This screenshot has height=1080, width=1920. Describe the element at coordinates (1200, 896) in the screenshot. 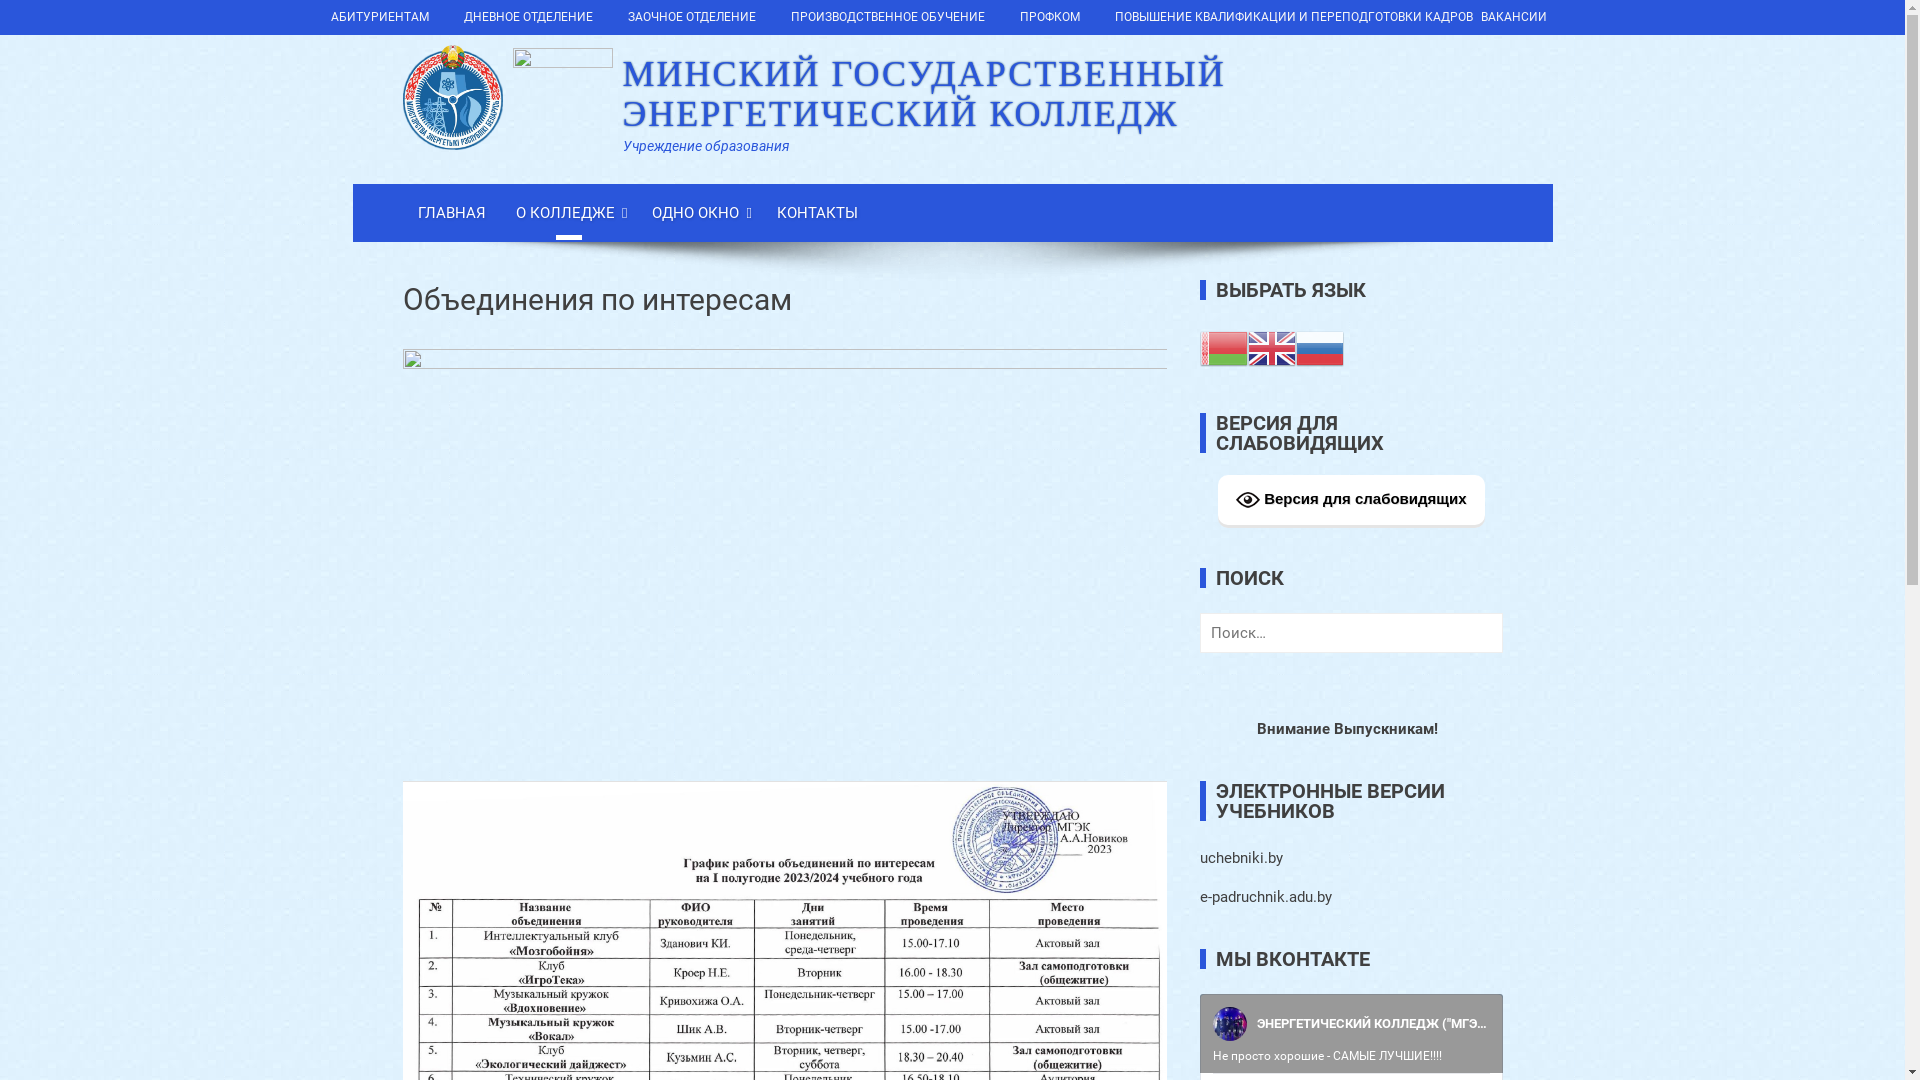

I see `'e-padruchnik.adu.by'` at that location.